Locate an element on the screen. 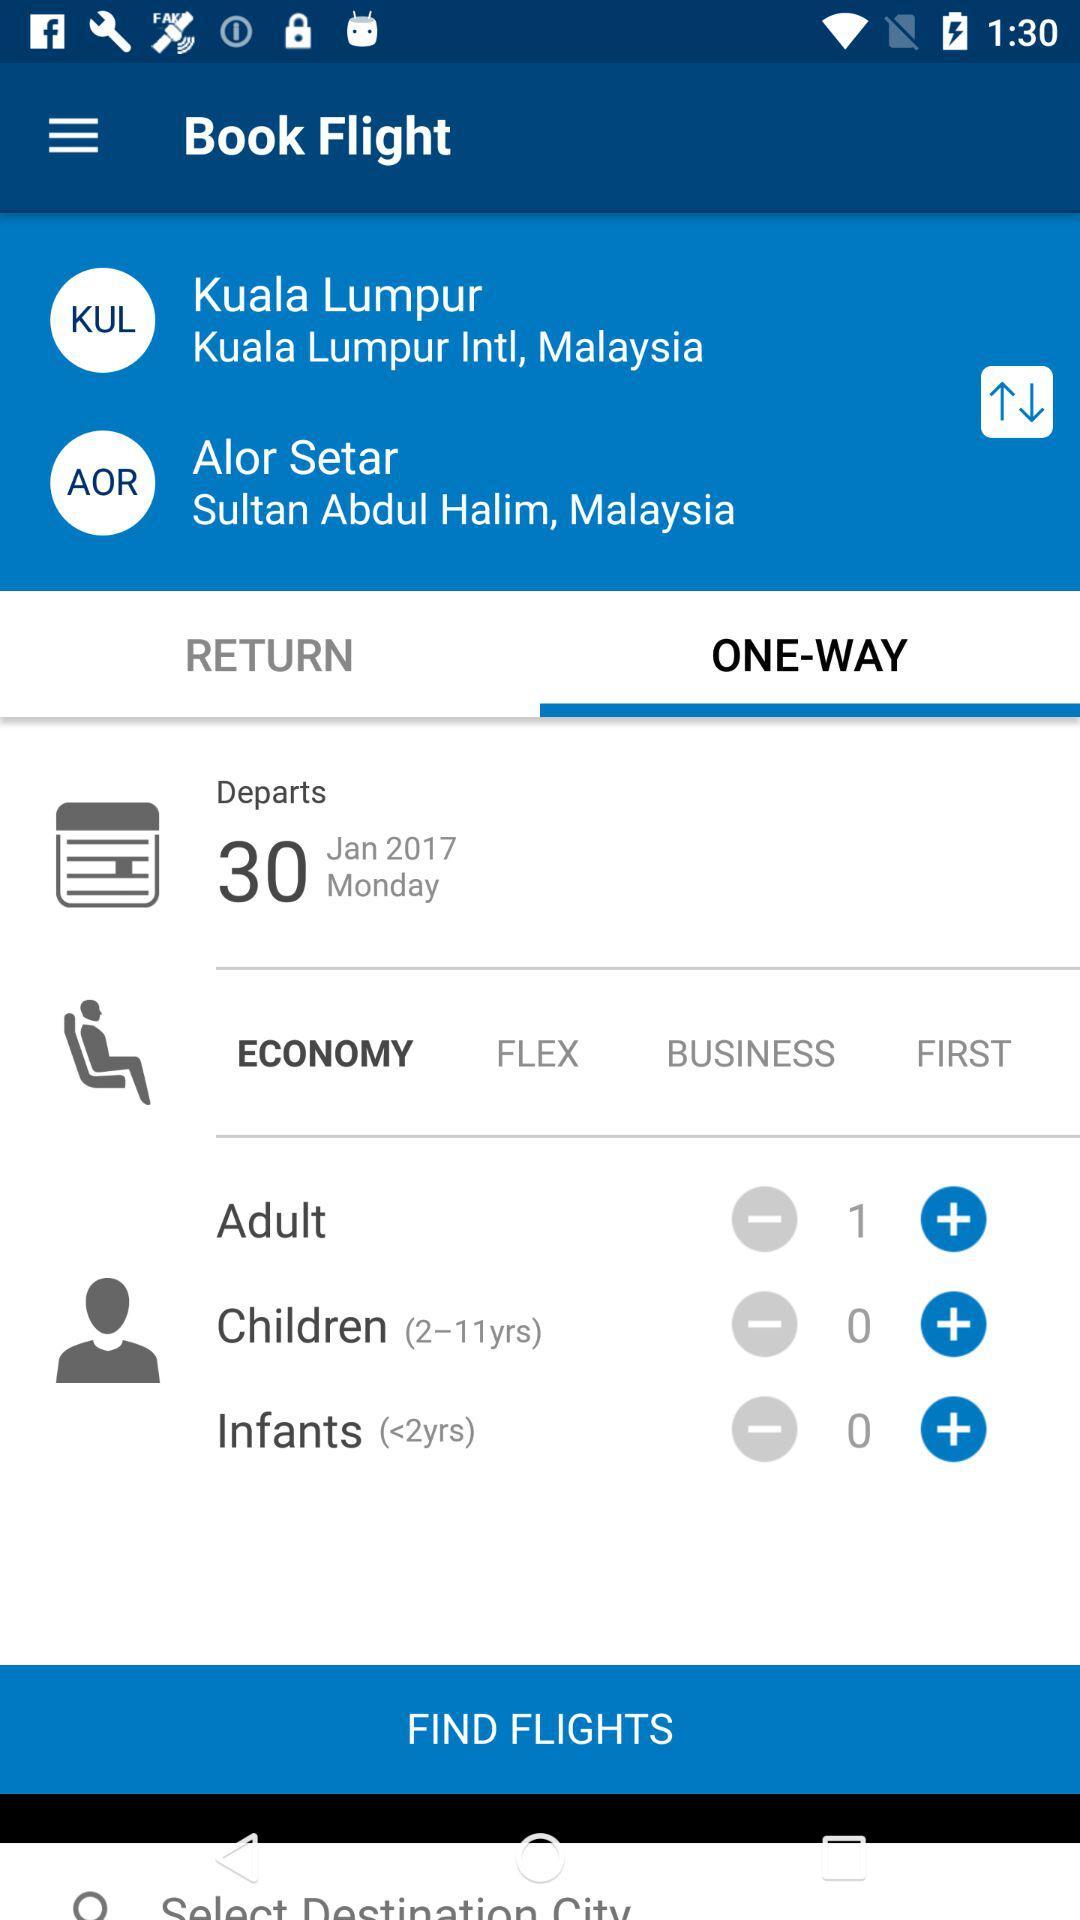 This screenshot has width=1080, height=1920. flex radio button is located at coordinates (537, 1051).